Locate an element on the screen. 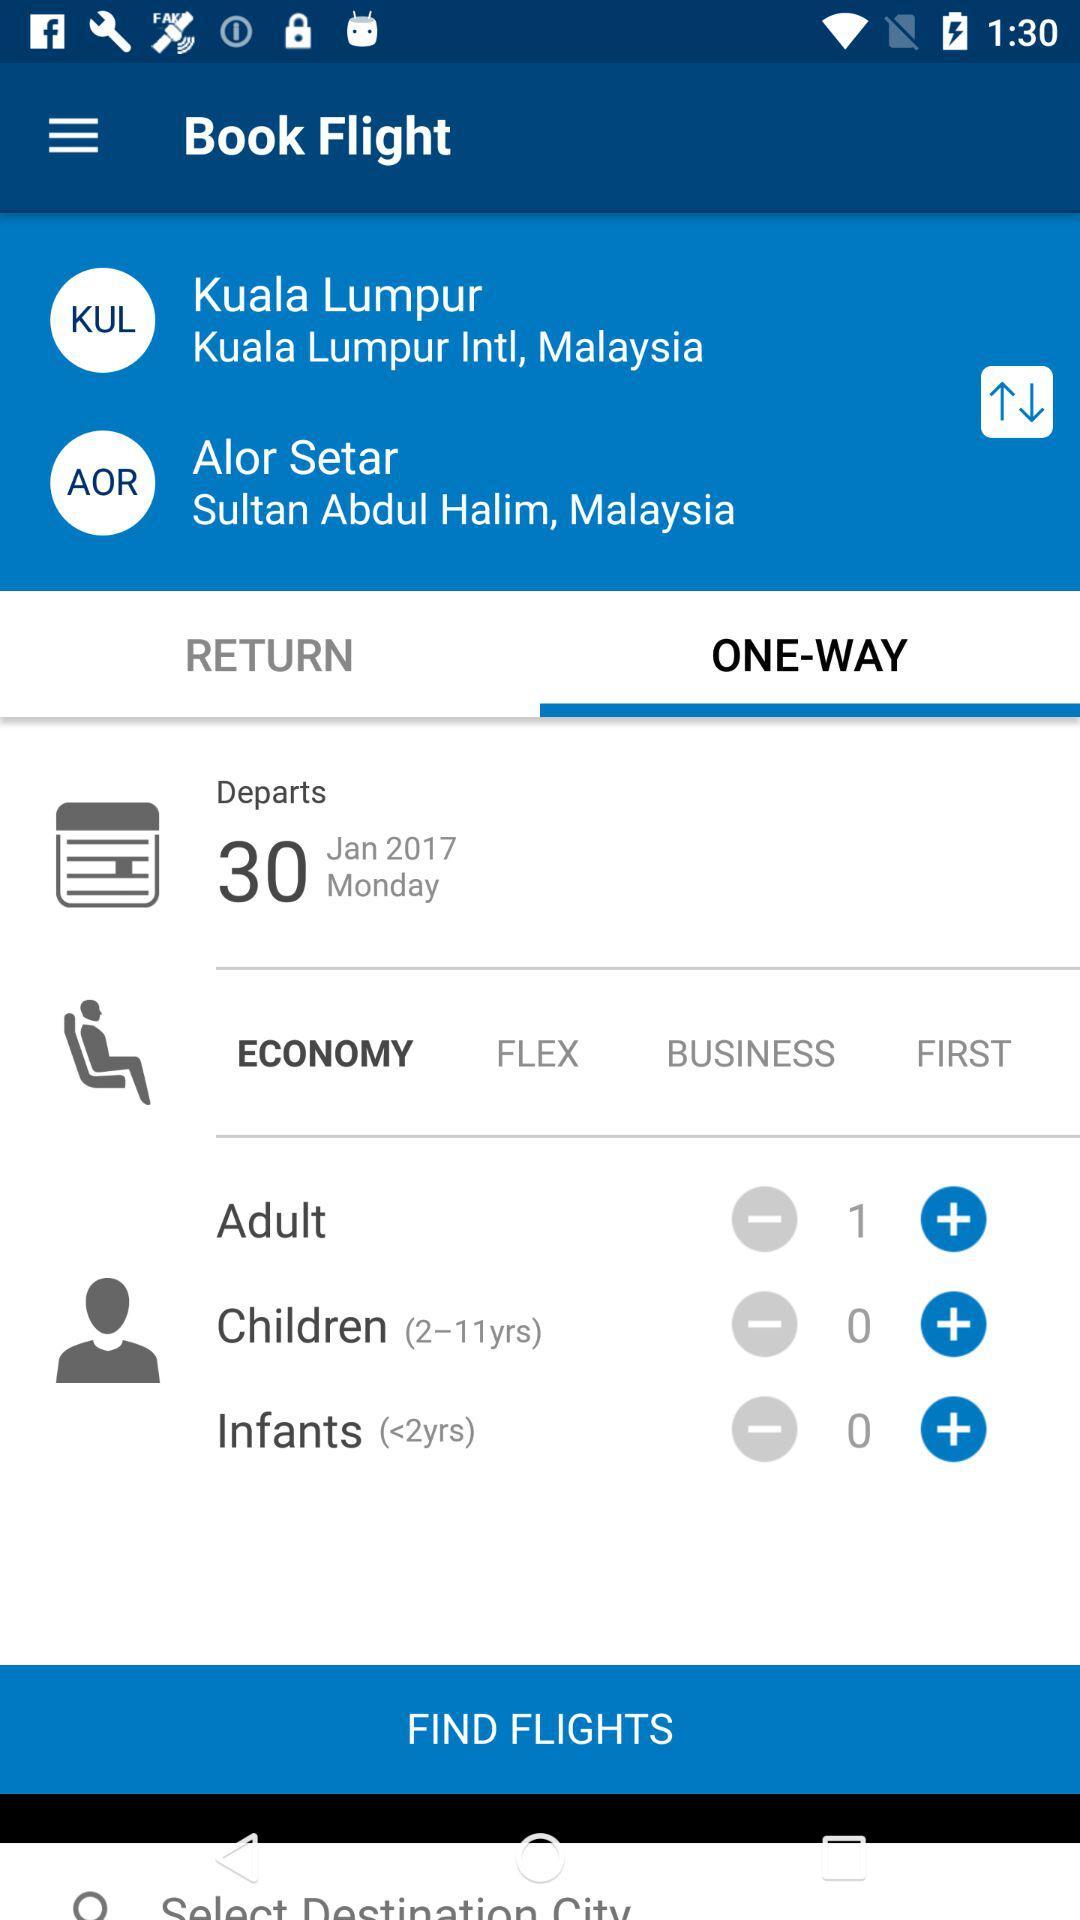 This screenshot has width=1080, height=1920. flex radio button is located at coordinates (537, 1051).